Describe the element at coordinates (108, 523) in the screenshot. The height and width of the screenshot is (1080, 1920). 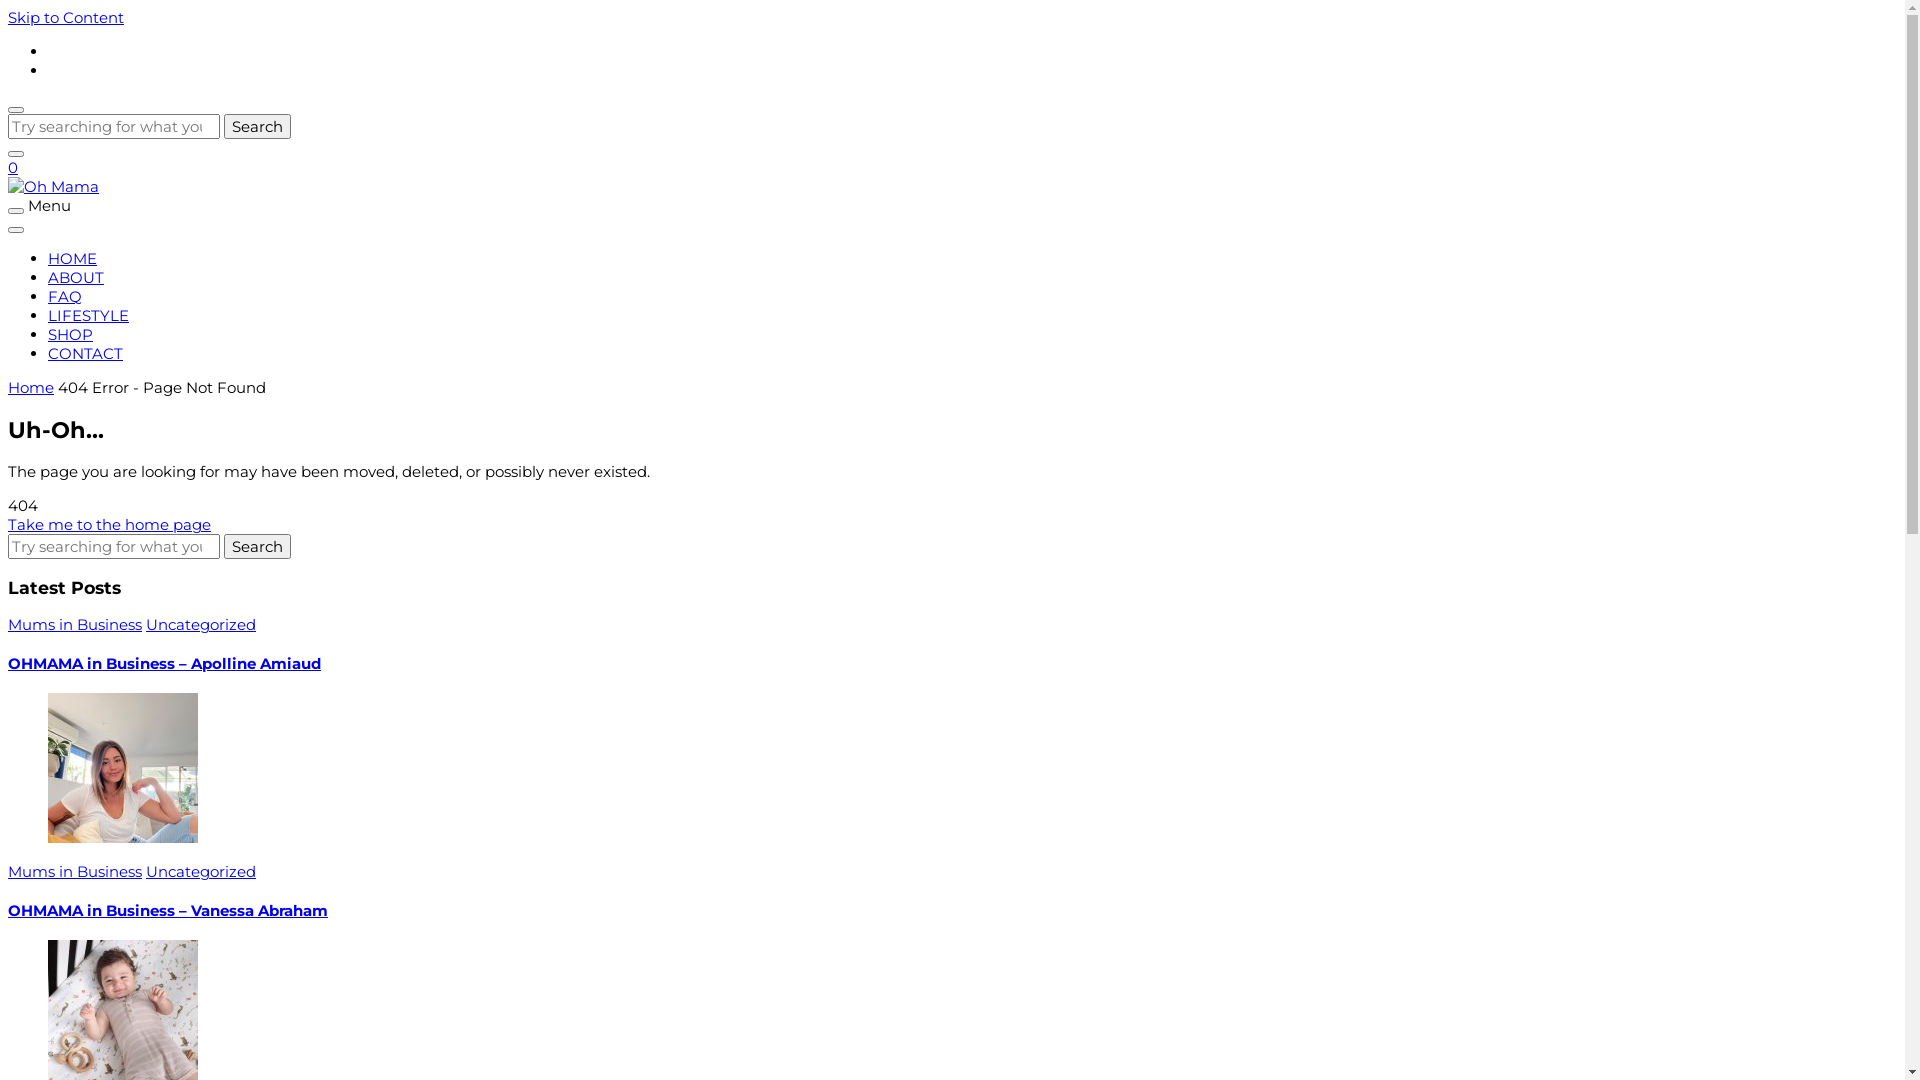
I see `'Take me to the home page'` at that location.